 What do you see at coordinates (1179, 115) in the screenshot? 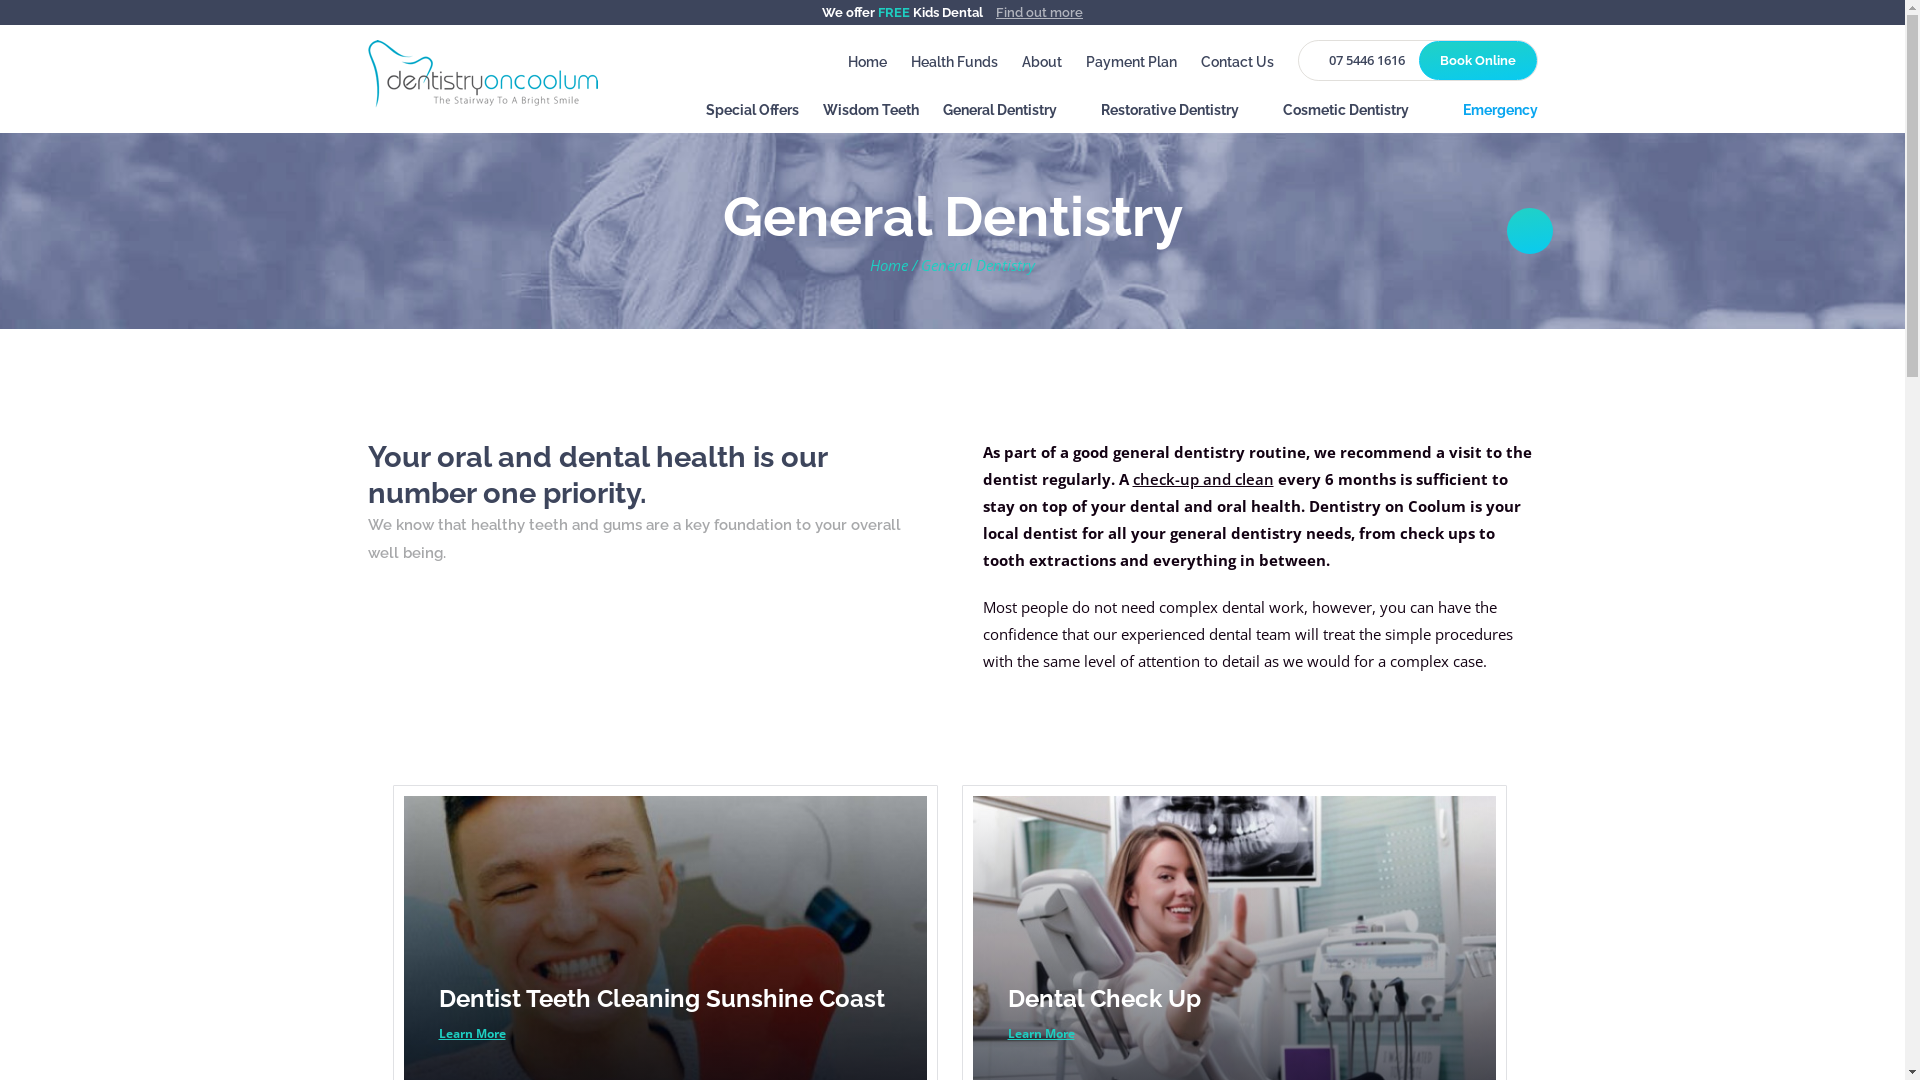
I see `'Restorative Dentistry'` at bounding box center [1179, 115].